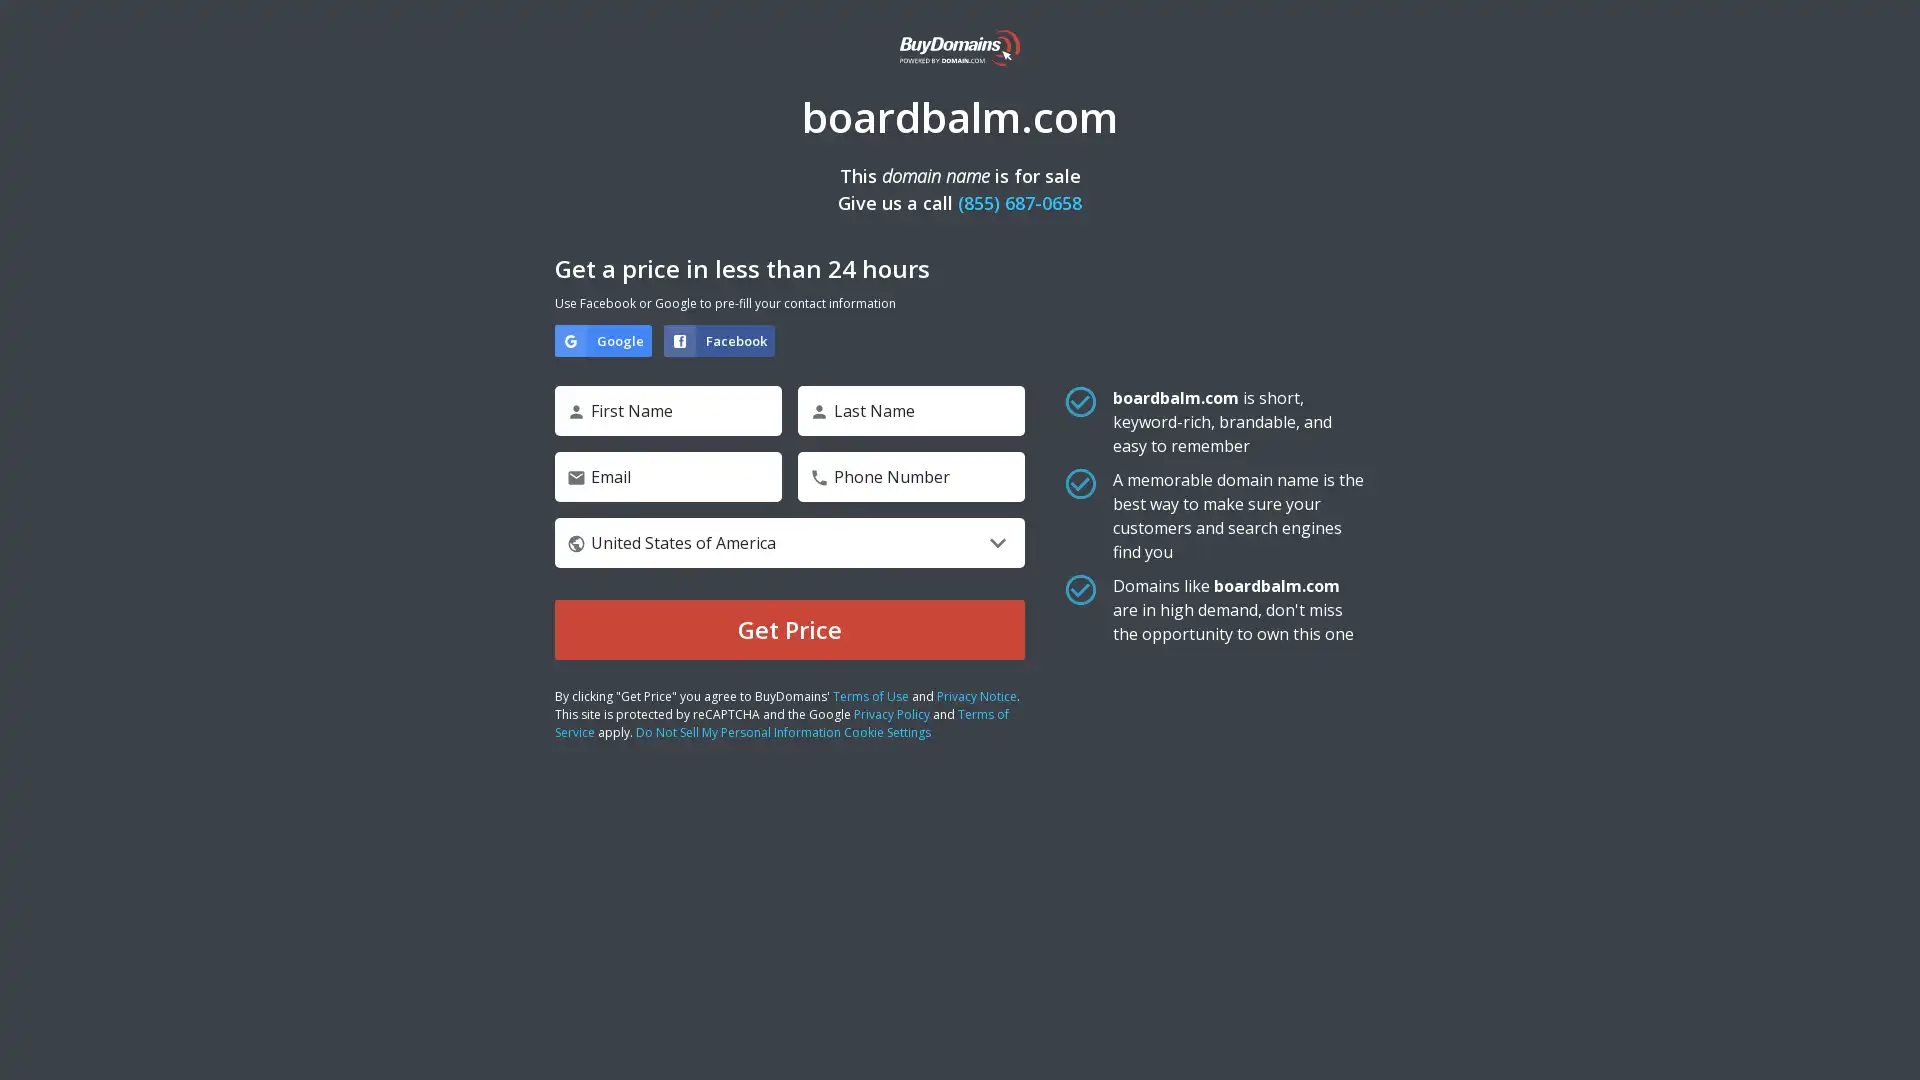 The width and height of the screenshot is (1920, 1080). I want to click on Cookies Settings, so click(203, 1002).